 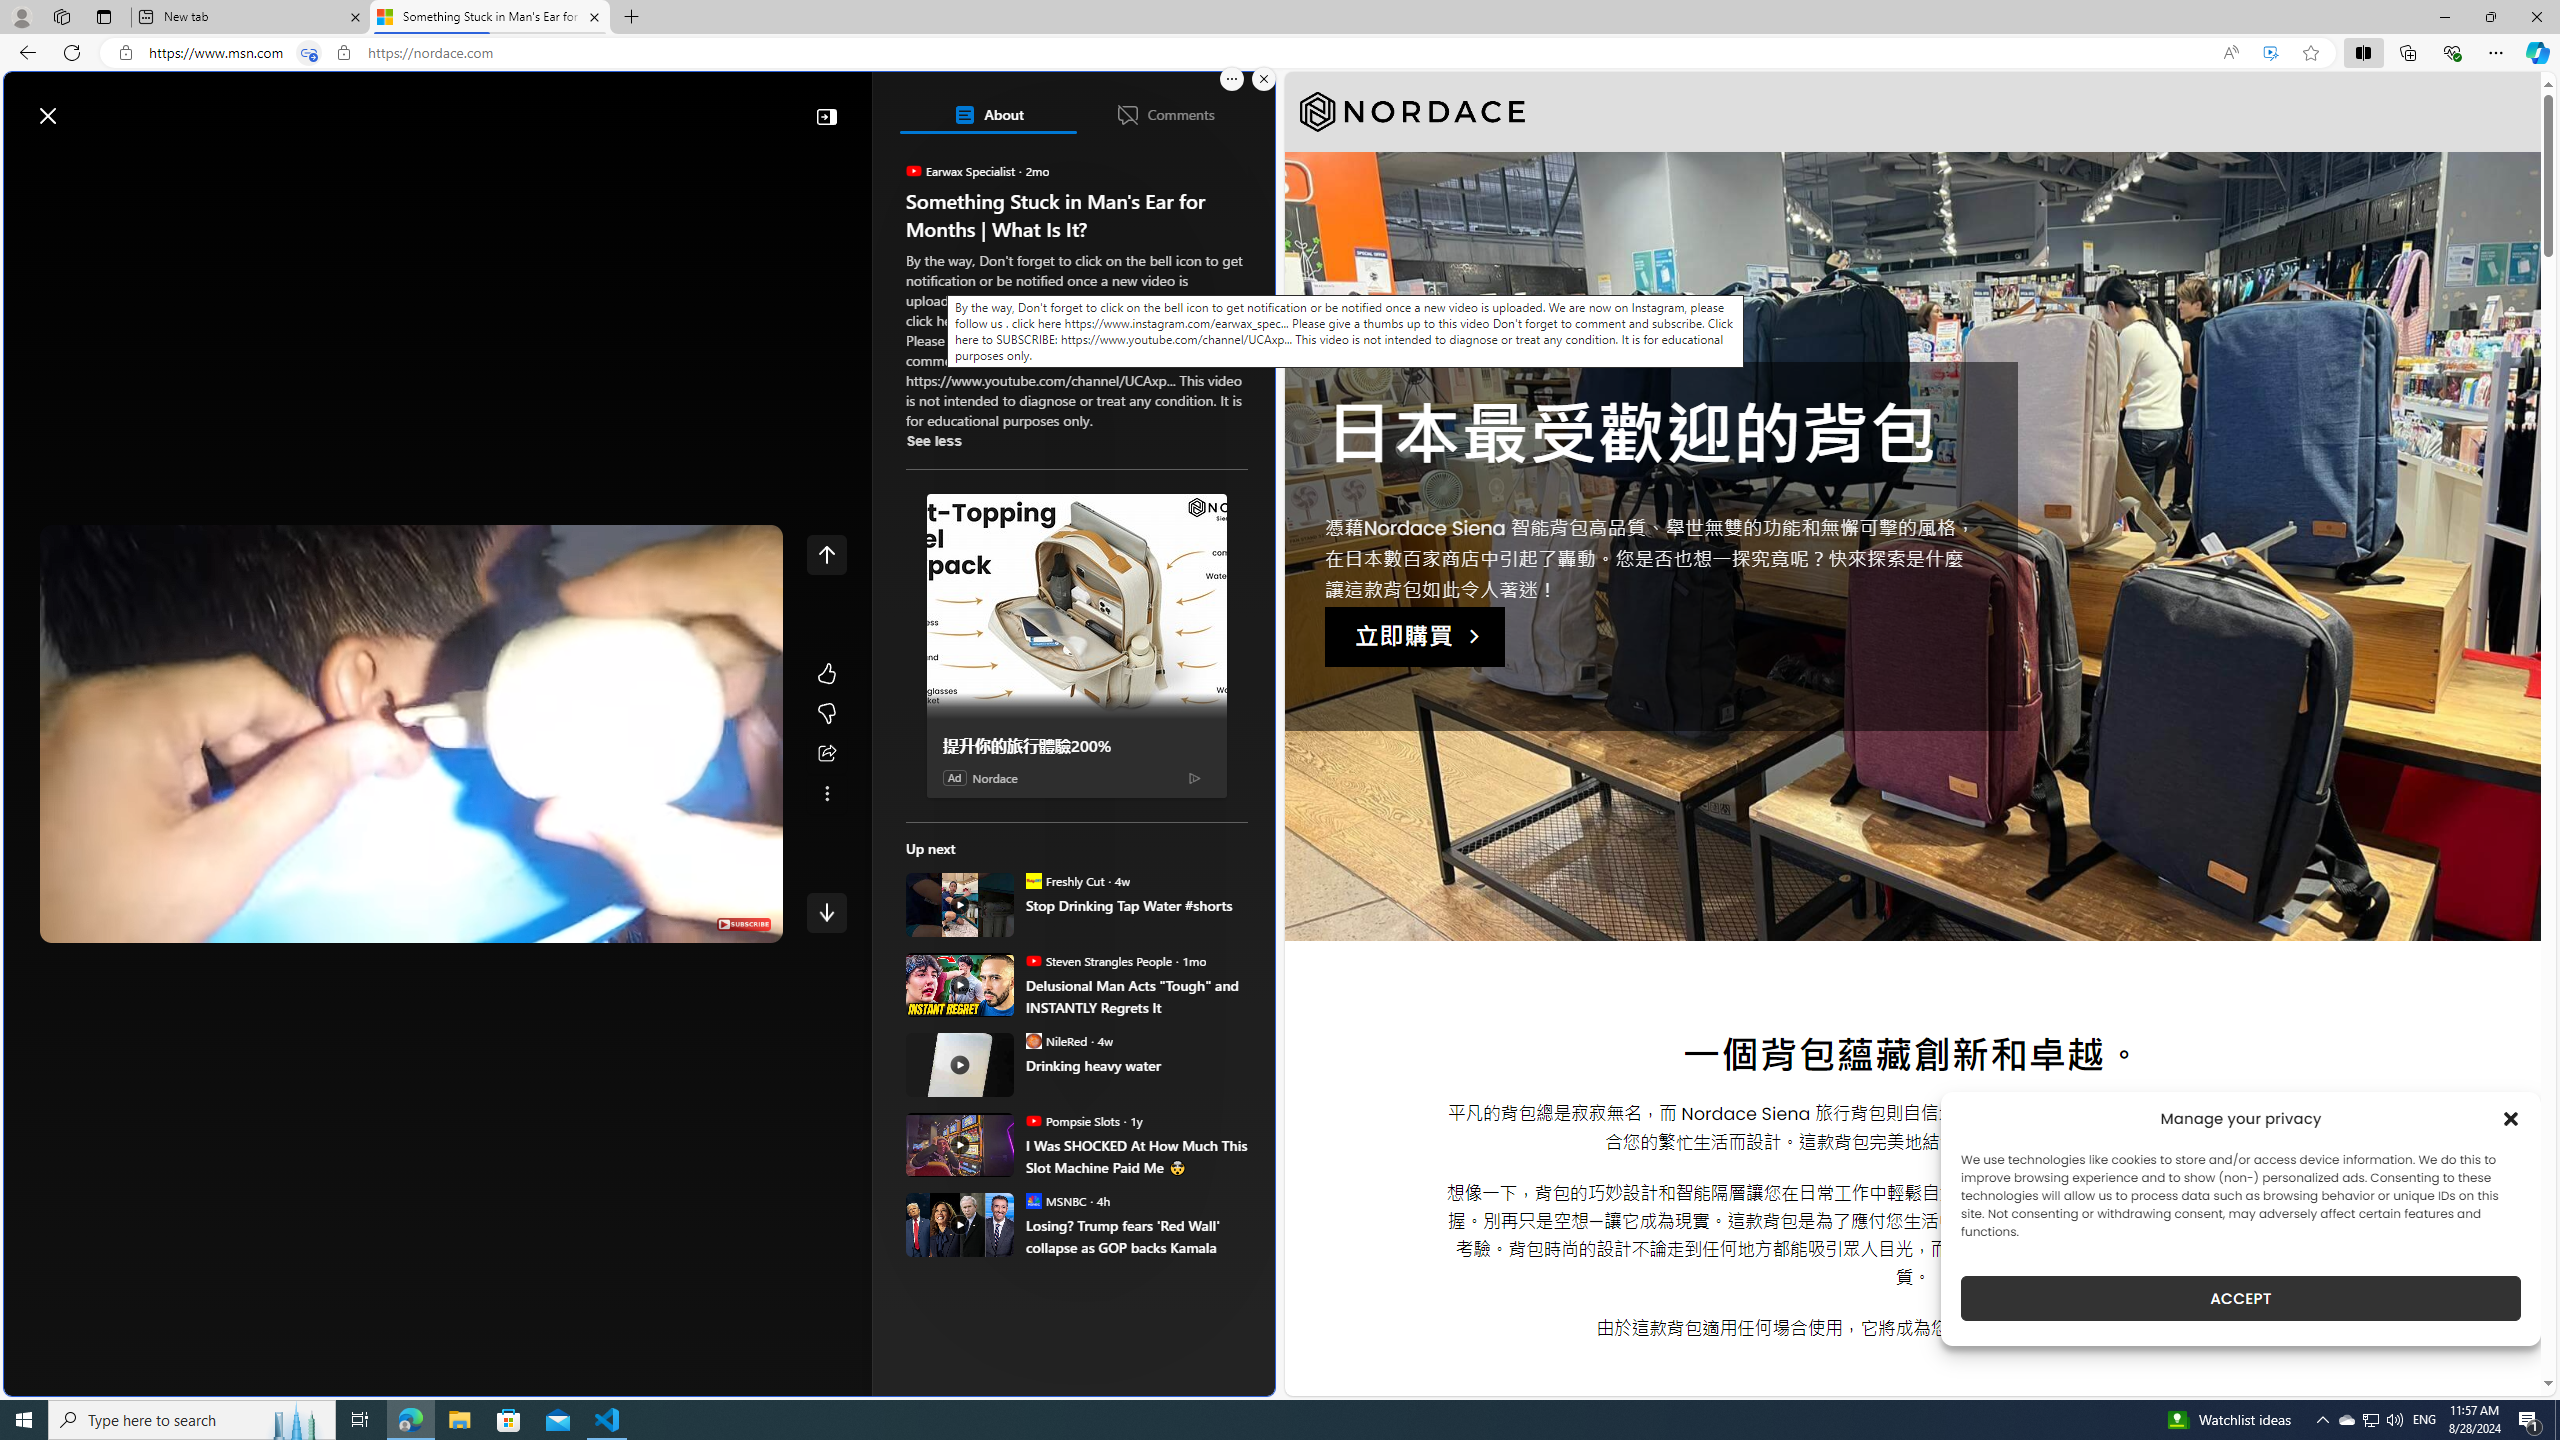 What do you see at coordinates (1031, 1039) in the screenshot?
I see `'NileRed'` at bounding box center [1031, 1039].